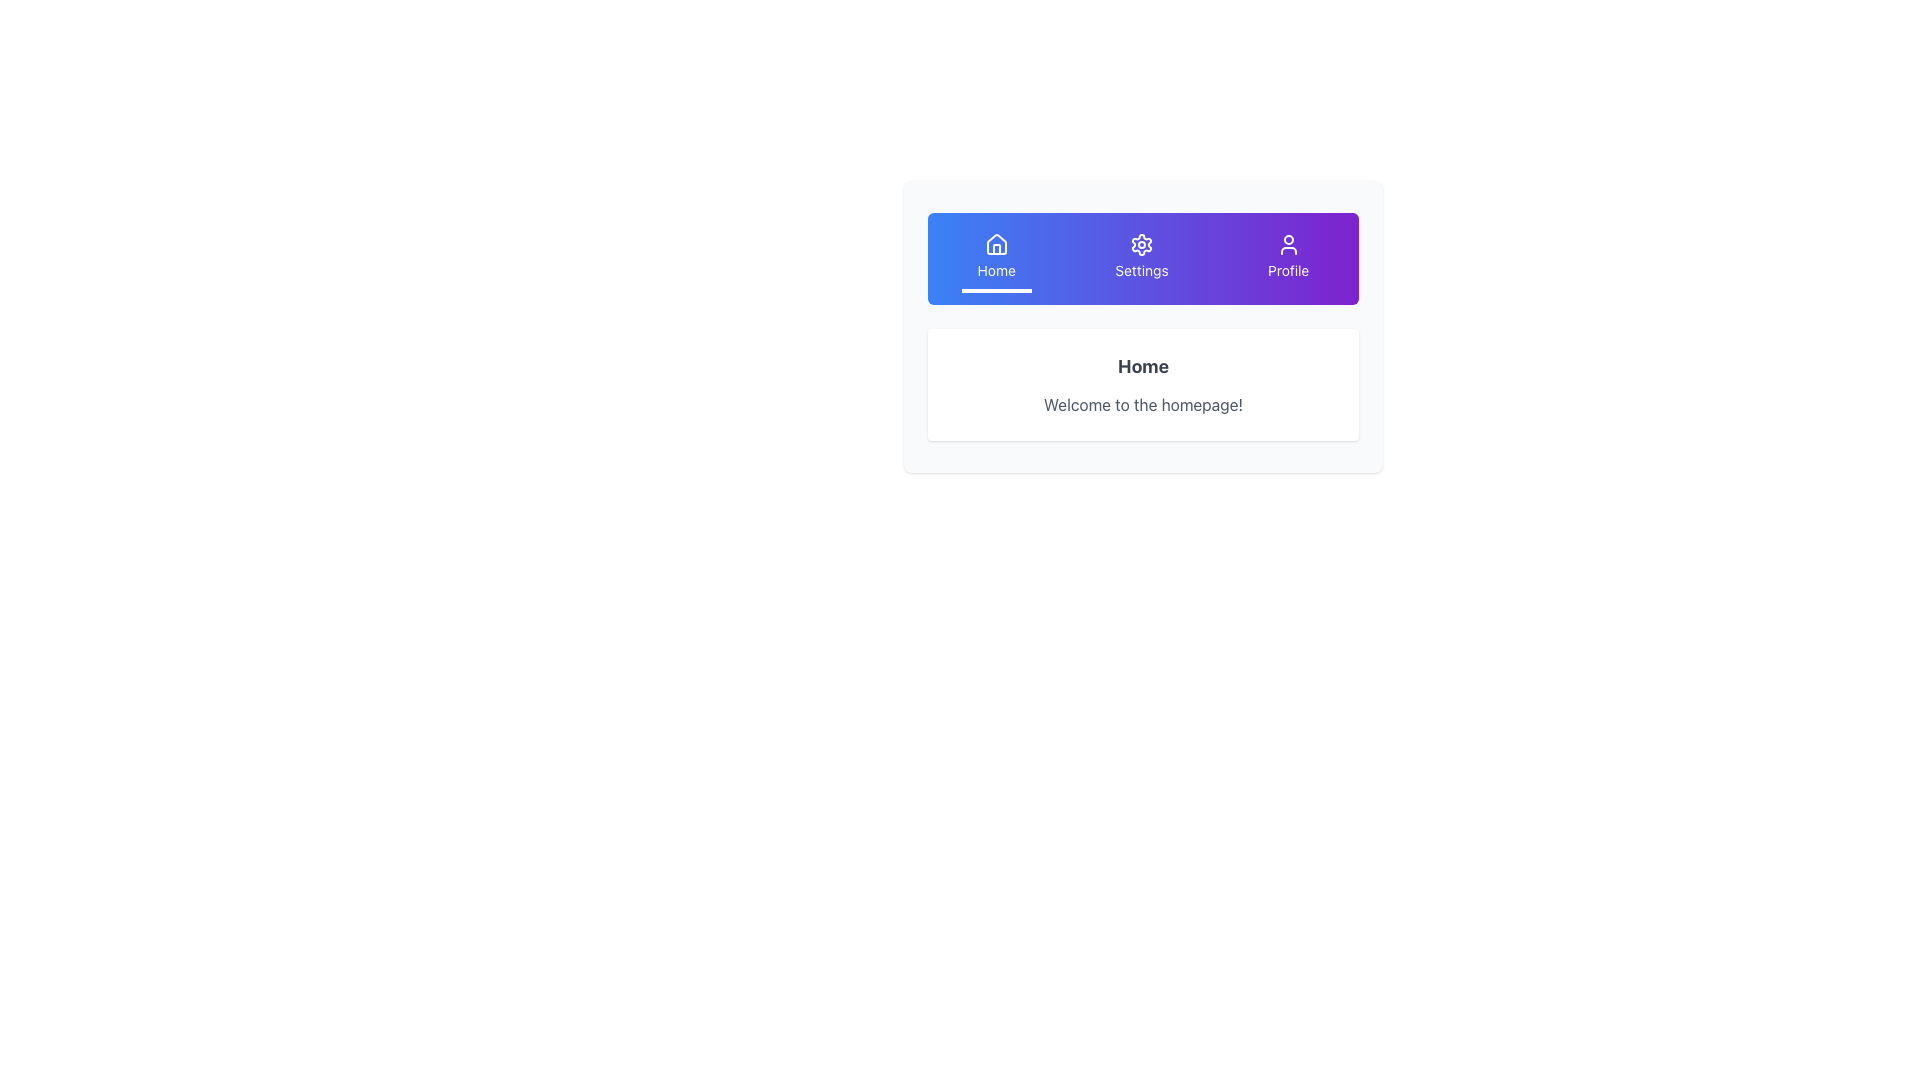  I want to click on the content display area that showcases the title 'Home' and description 'Welcome to the homepage!', so click(1143, 326).